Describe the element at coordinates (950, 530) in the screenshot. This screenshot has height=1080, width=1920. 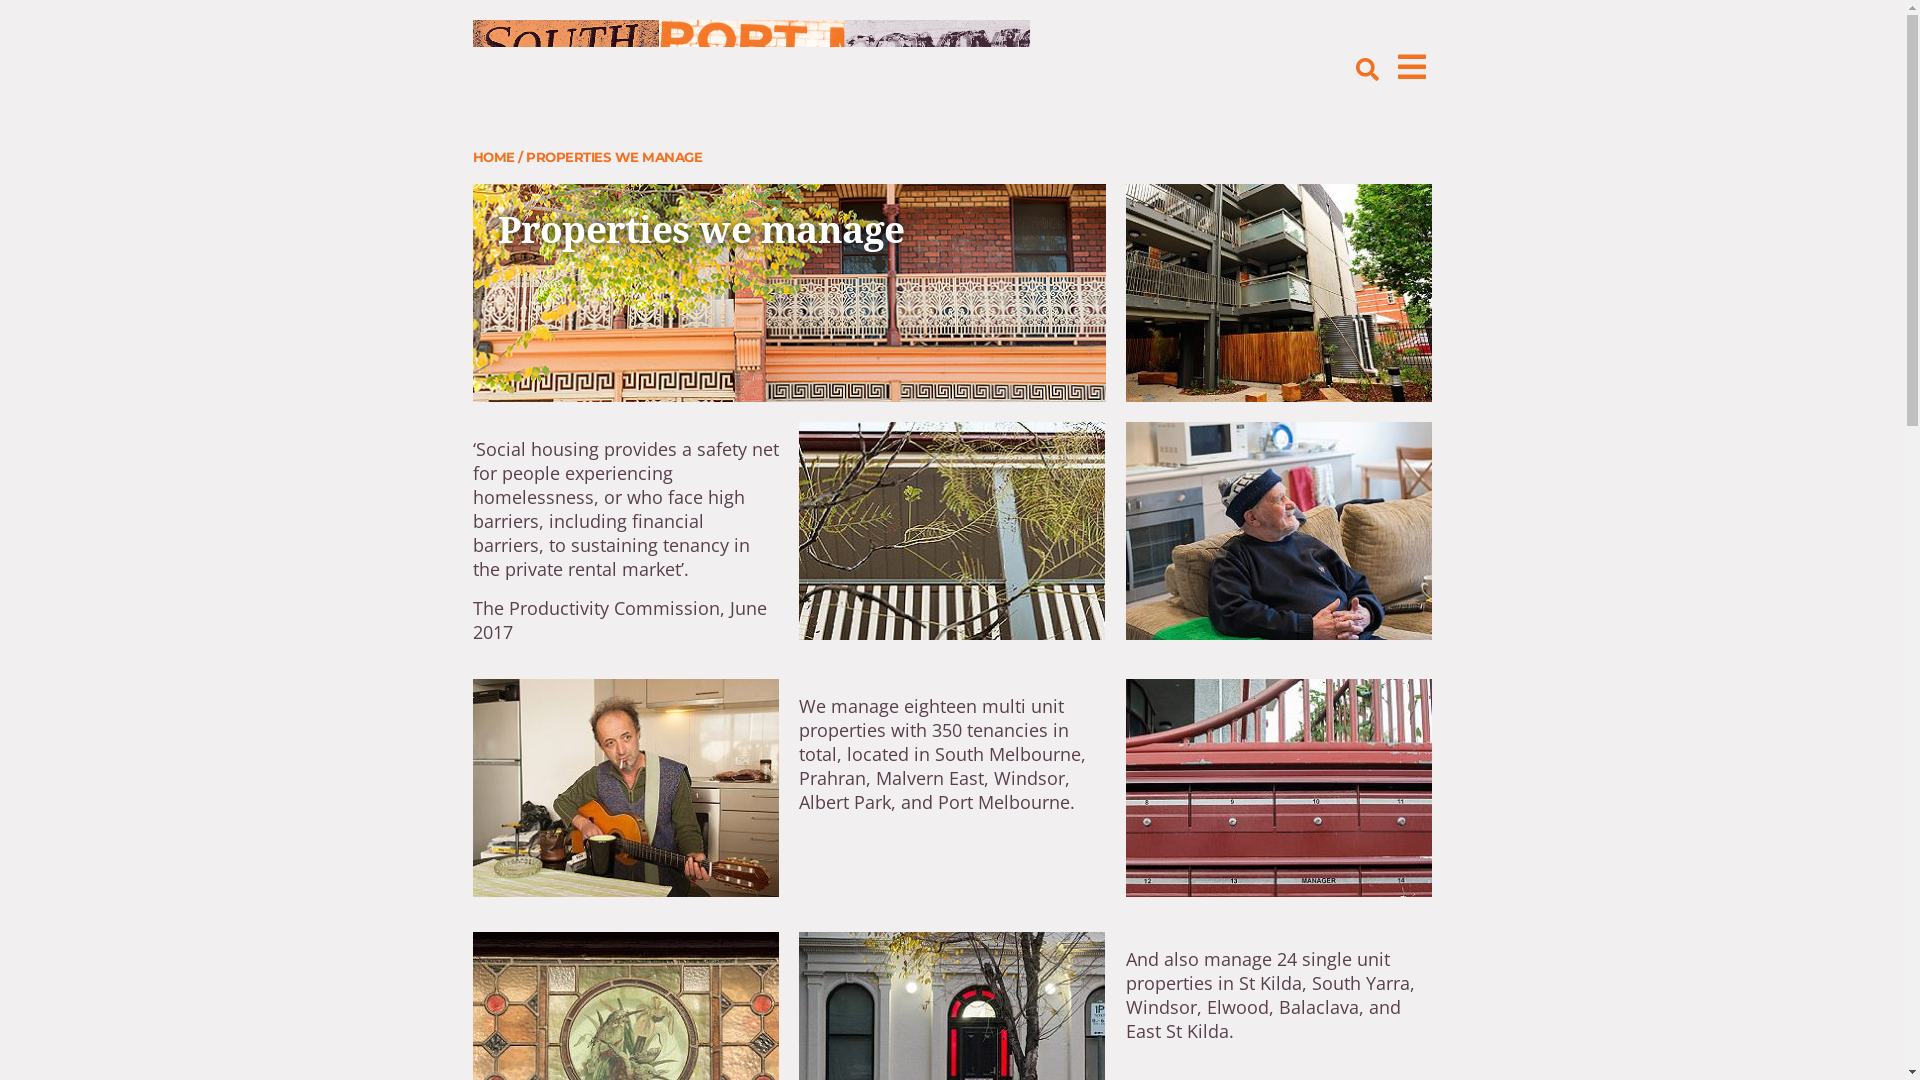
I see `'useful-links'` at that location.